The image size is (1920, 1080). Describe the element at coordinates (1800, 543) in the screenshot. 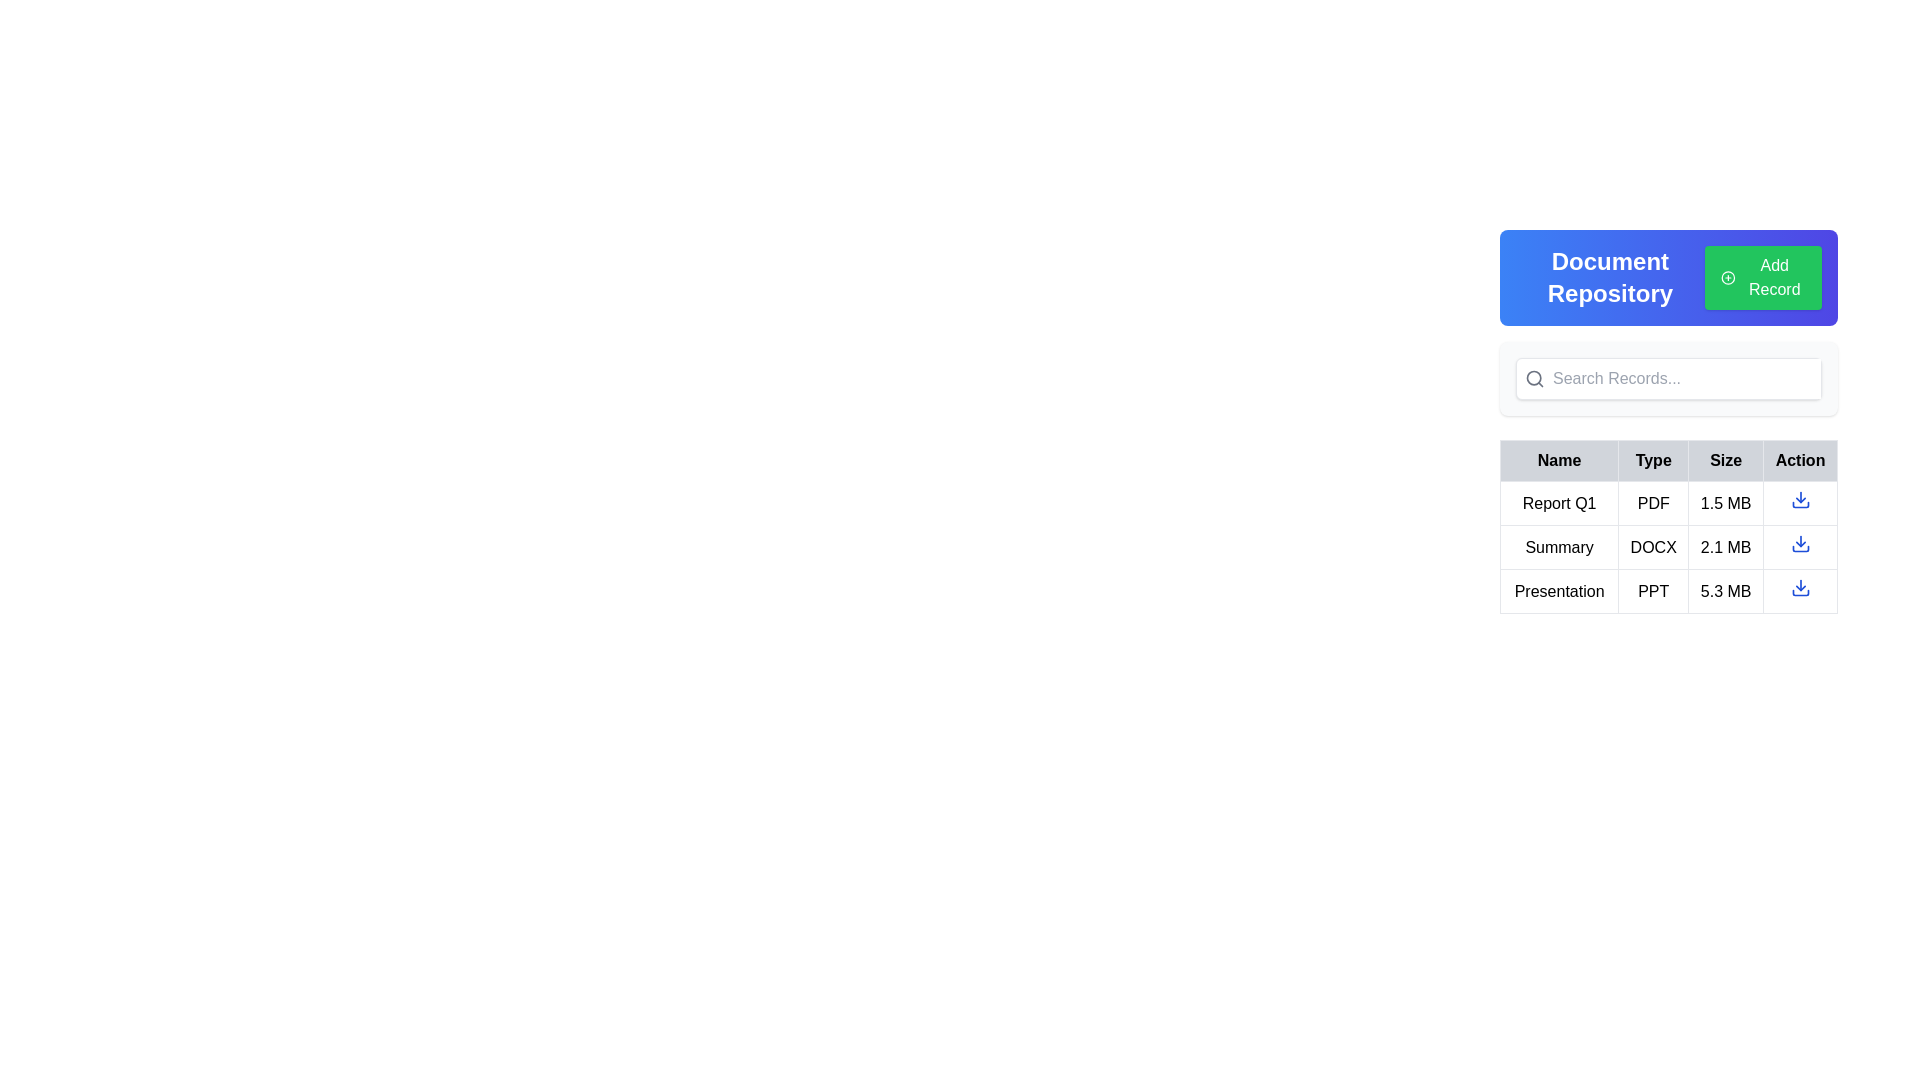

I see `the blue download icon in the 'Action' column of the second row corresponding to the 'Summary' file details to initiate the download` at that location.